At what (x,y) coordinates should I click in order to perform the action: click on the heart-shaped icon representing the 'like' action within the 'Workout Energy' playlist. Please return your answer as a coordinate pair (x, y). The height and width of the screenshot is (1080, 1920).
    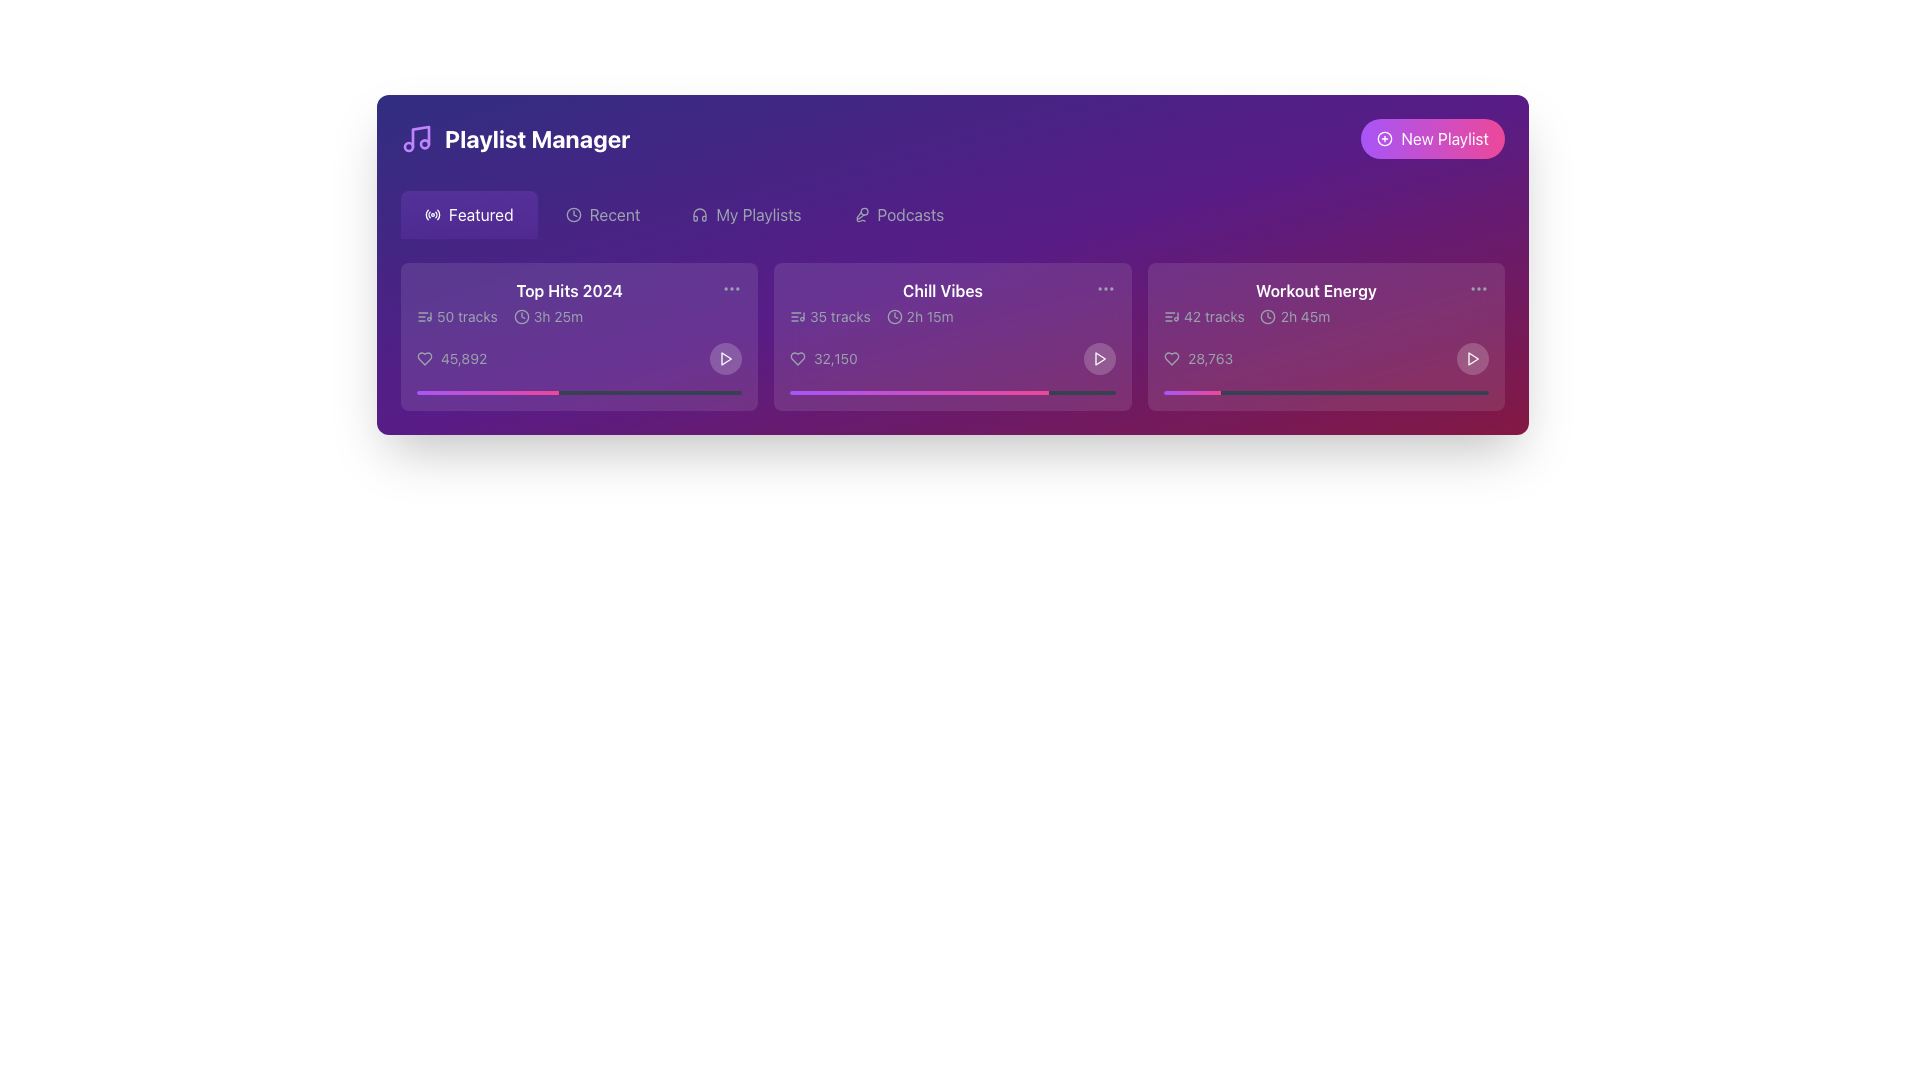
    Looking at the image, I should click on (1171, 357).